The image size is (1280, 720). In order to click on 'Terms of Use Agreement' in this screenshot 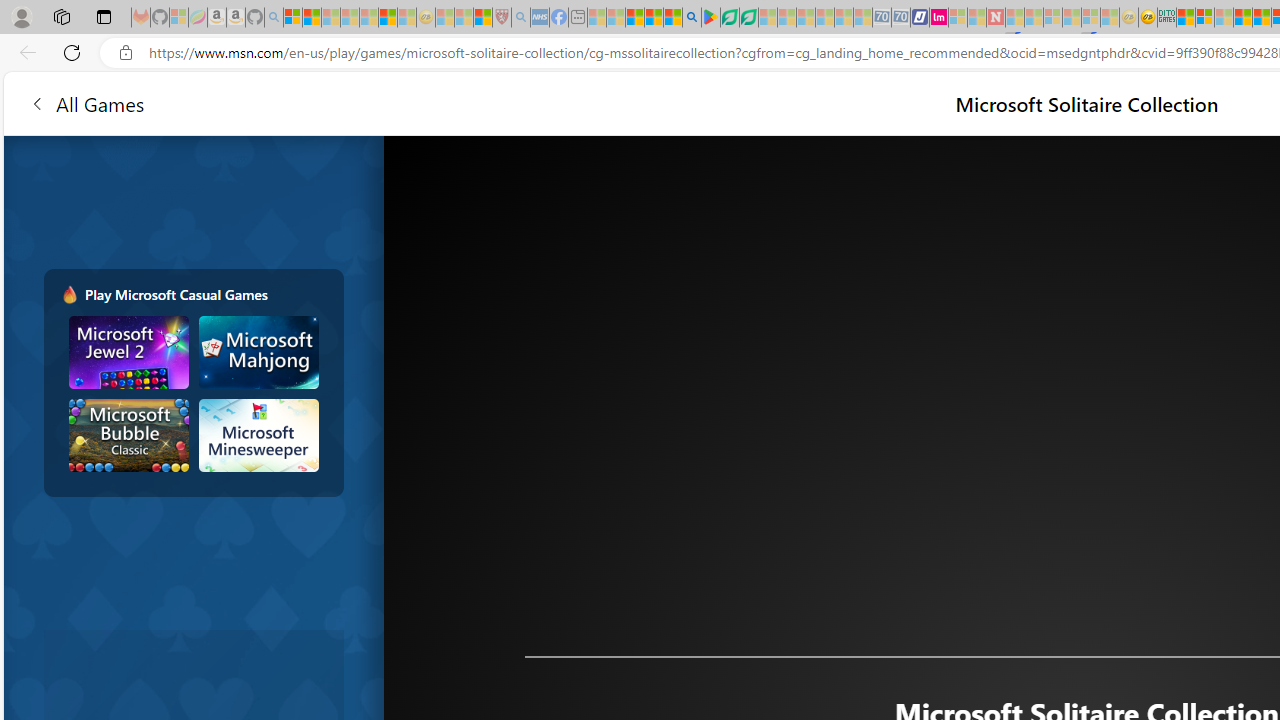, I will do `click(728, 17)`.